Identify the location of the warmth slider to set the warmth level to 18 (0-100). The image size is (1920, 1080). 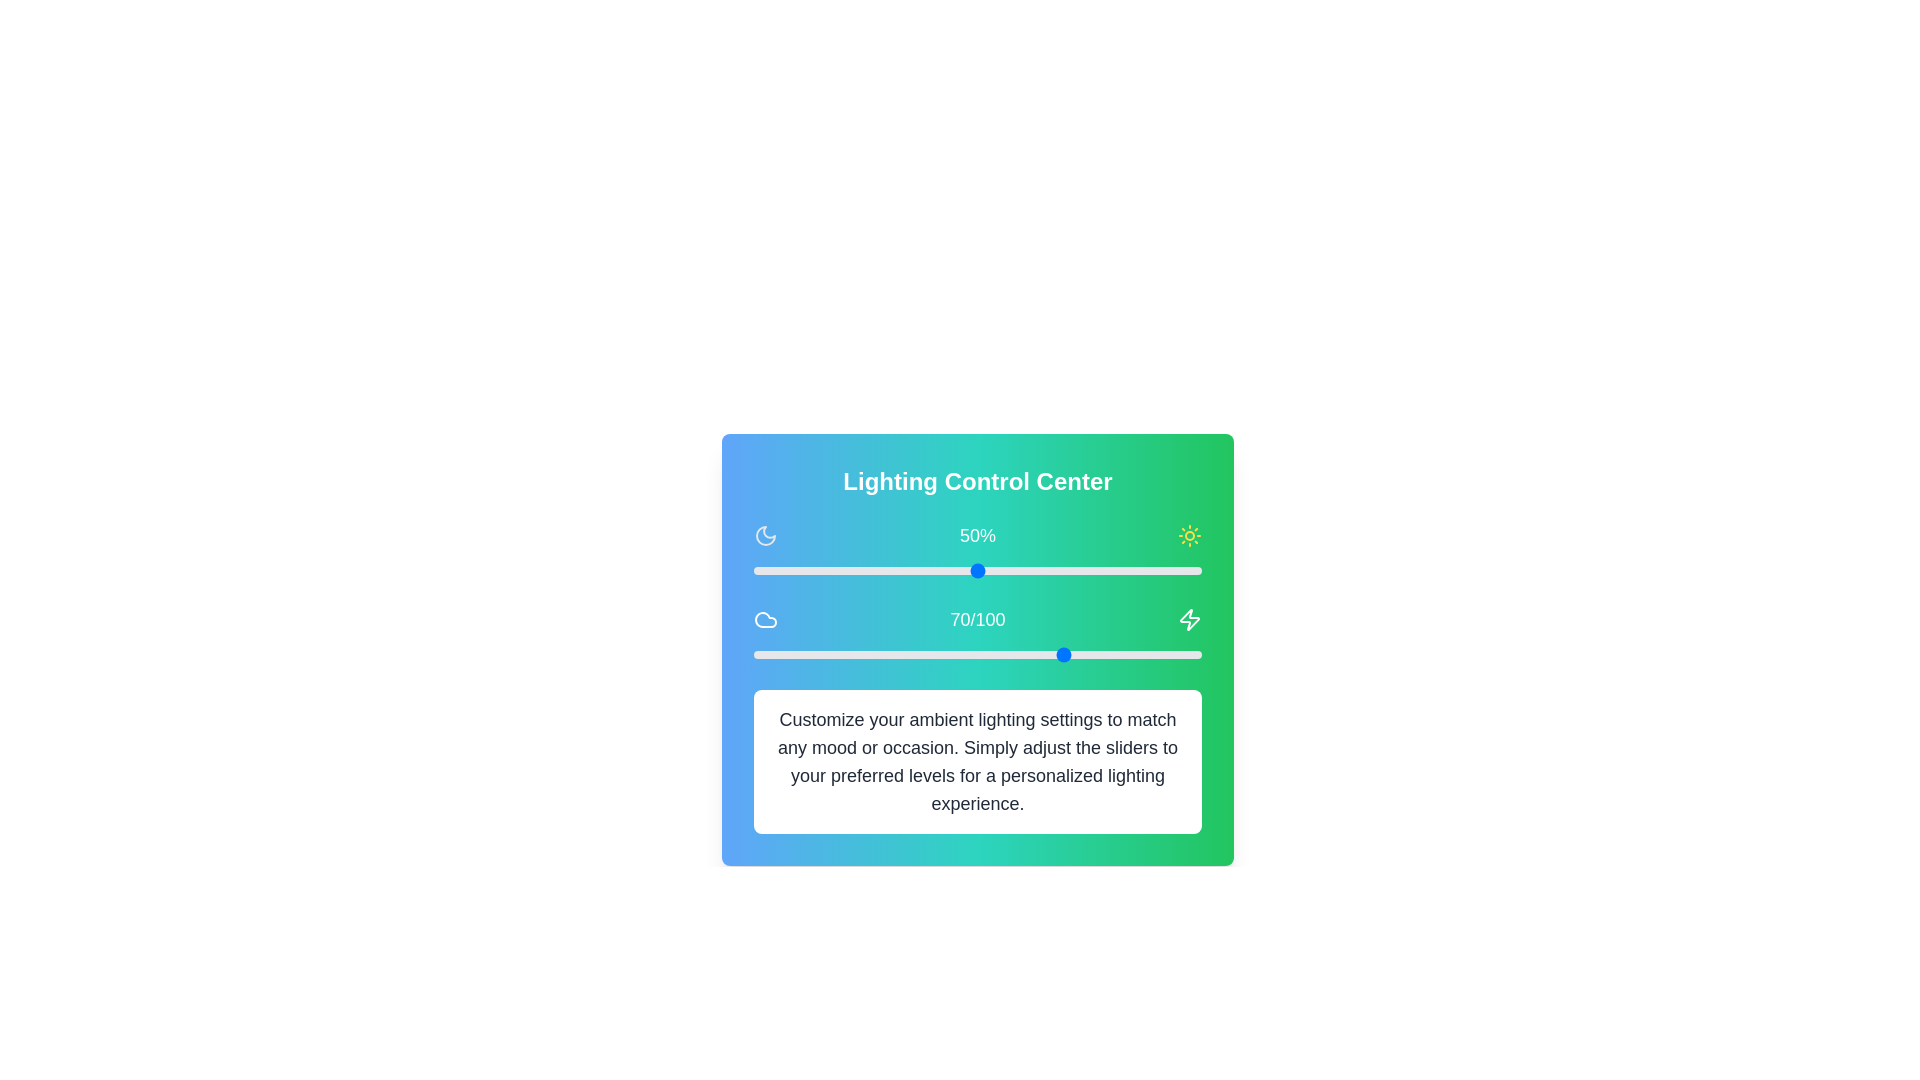
(834, 655).